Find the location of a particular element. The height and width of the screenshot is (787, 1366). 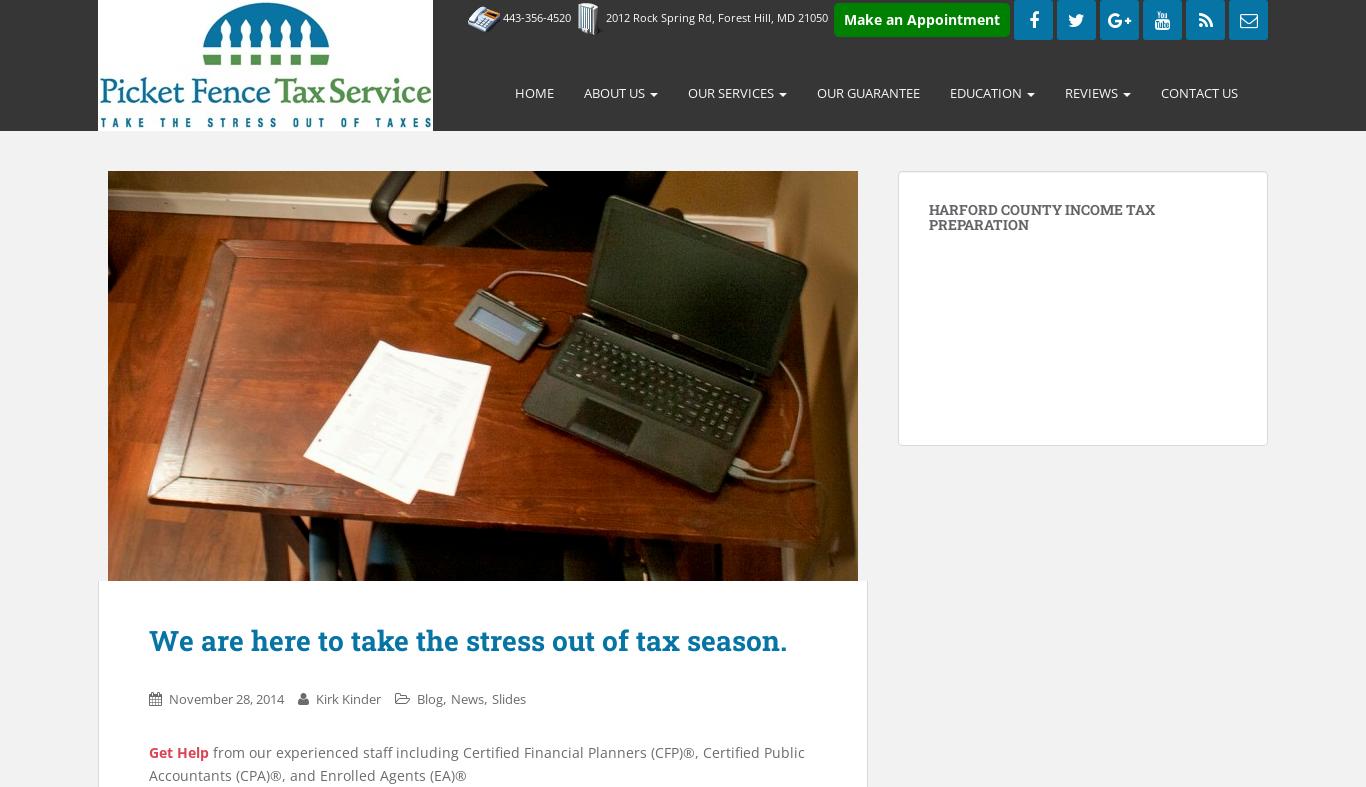

'About US' is located at coordinates (582, 92).